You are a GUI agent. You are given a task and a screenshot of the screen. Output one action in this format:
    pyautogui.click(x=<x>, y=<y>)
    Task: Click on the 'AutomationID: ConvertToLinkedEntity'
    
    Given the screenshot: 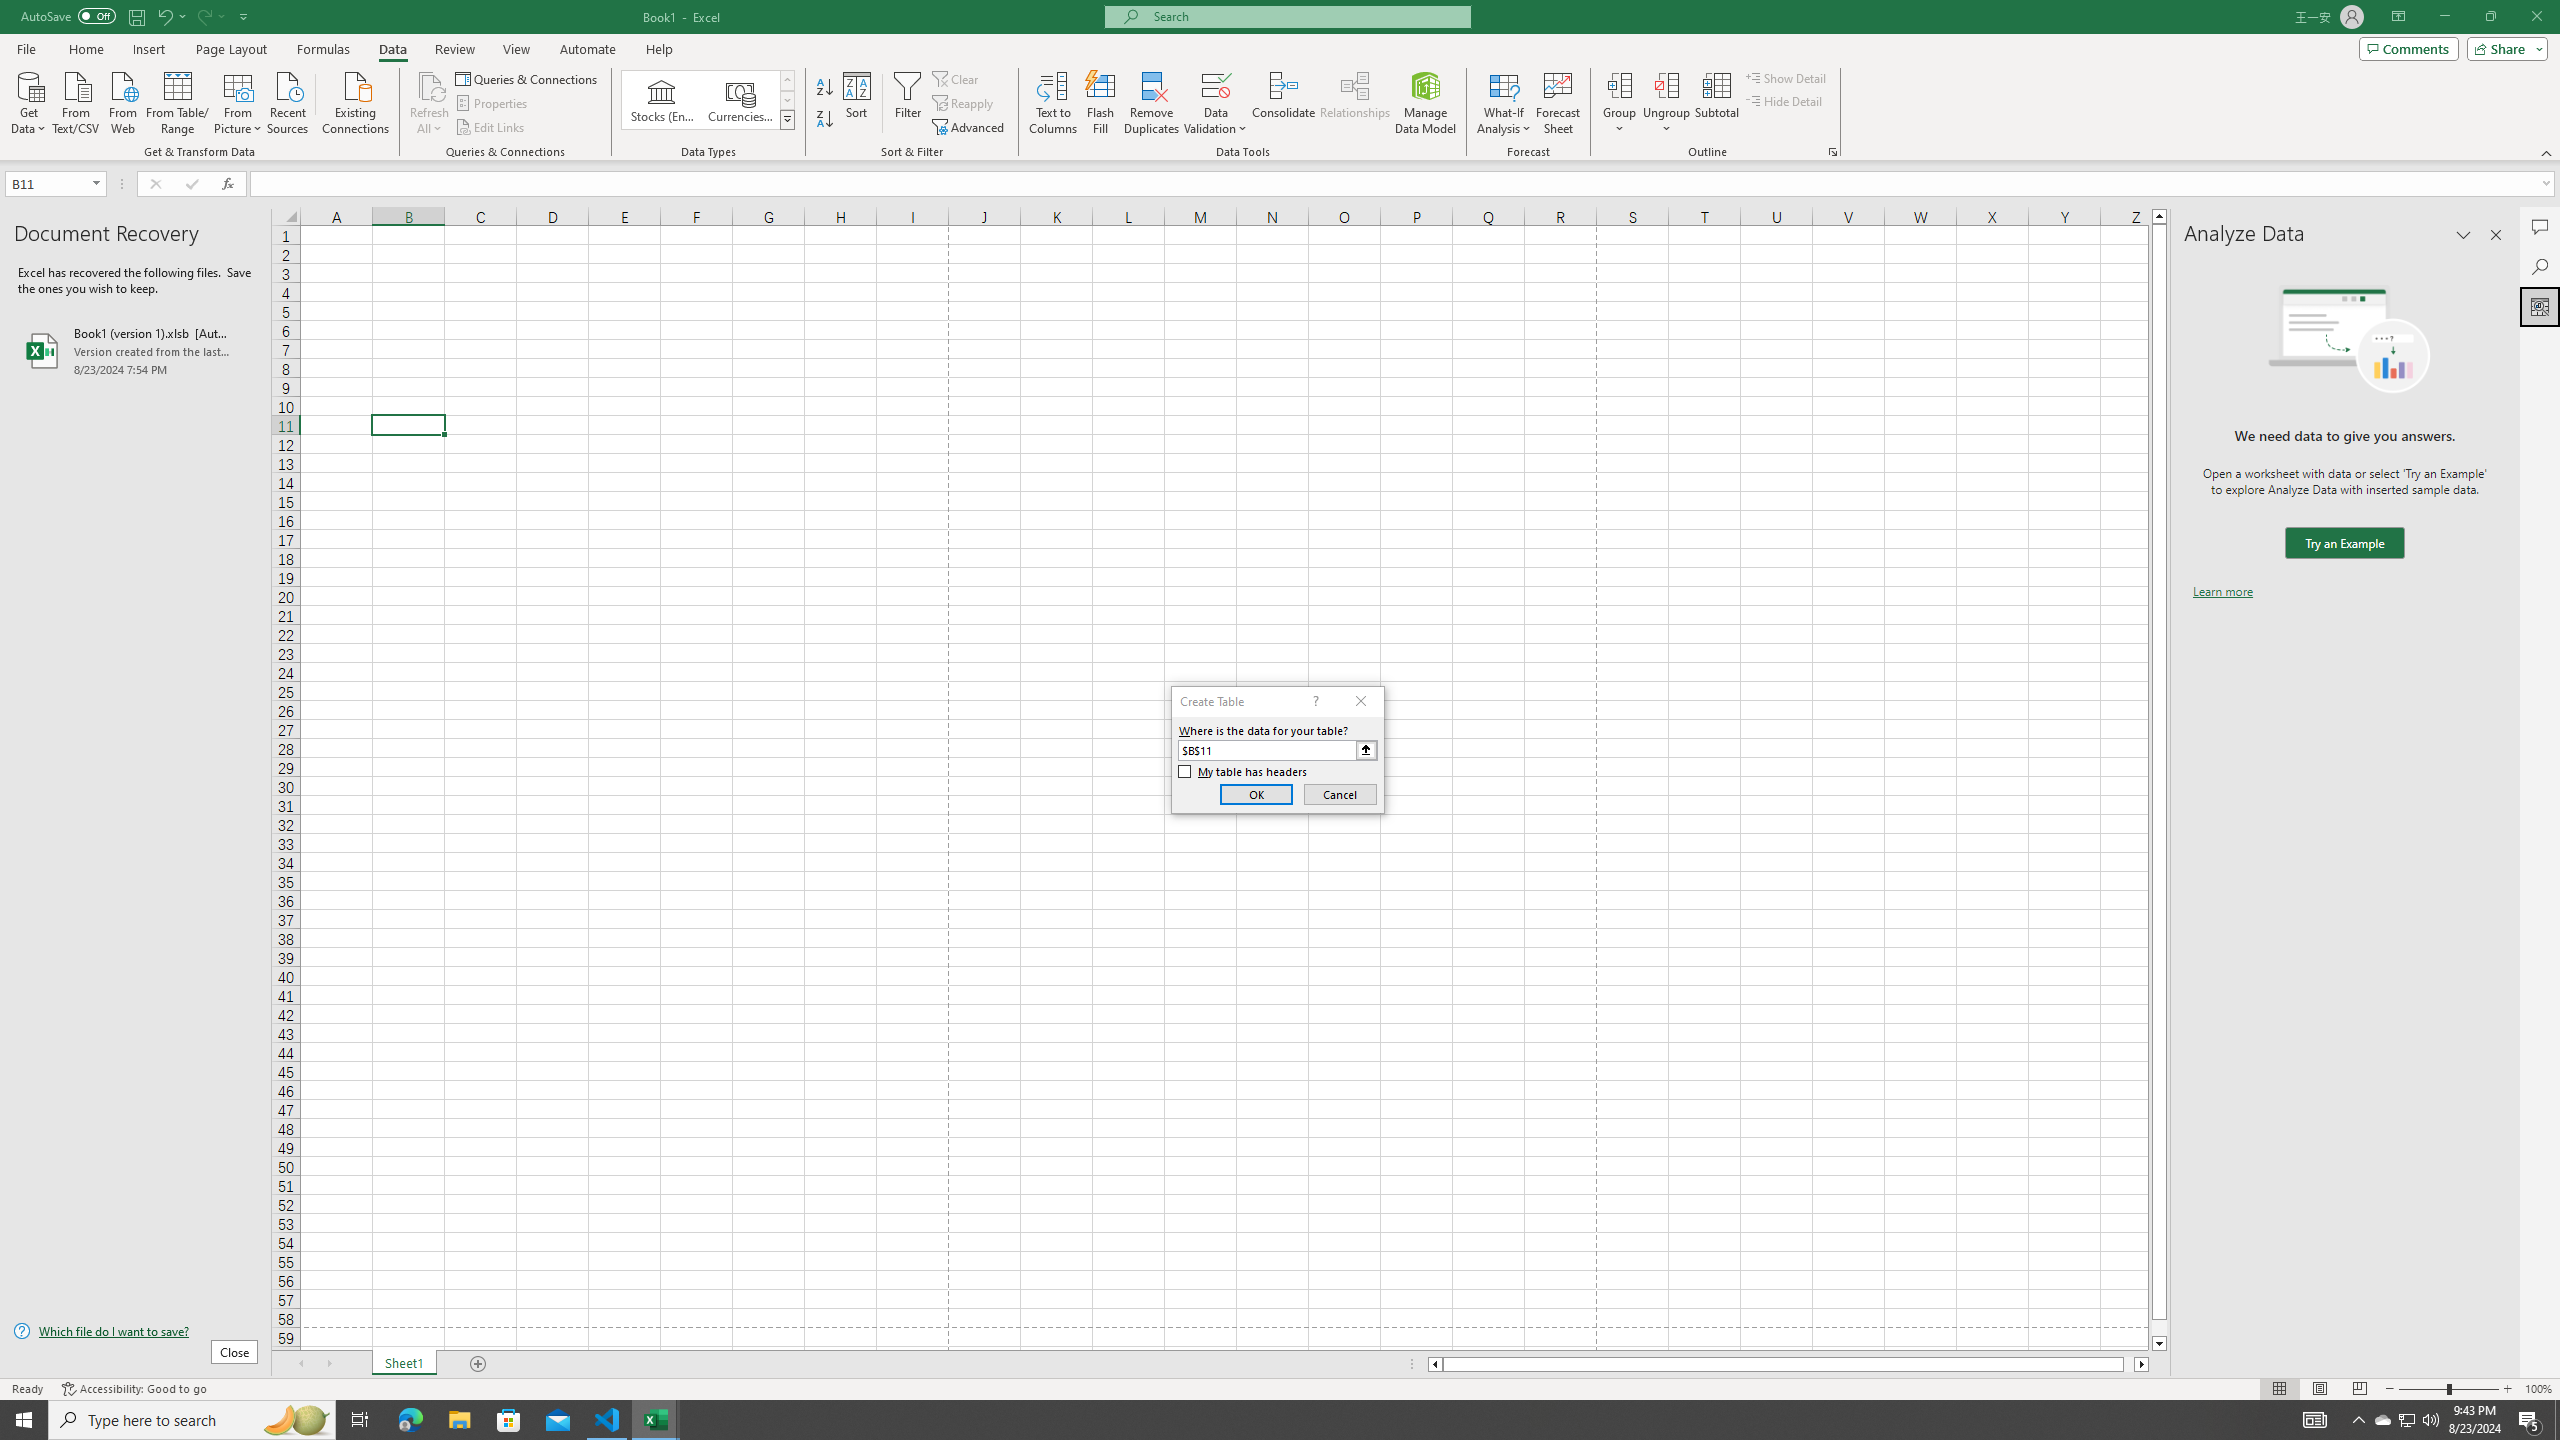 What is the action you would take?
    pyautogui.click(x=709, y=99)
    